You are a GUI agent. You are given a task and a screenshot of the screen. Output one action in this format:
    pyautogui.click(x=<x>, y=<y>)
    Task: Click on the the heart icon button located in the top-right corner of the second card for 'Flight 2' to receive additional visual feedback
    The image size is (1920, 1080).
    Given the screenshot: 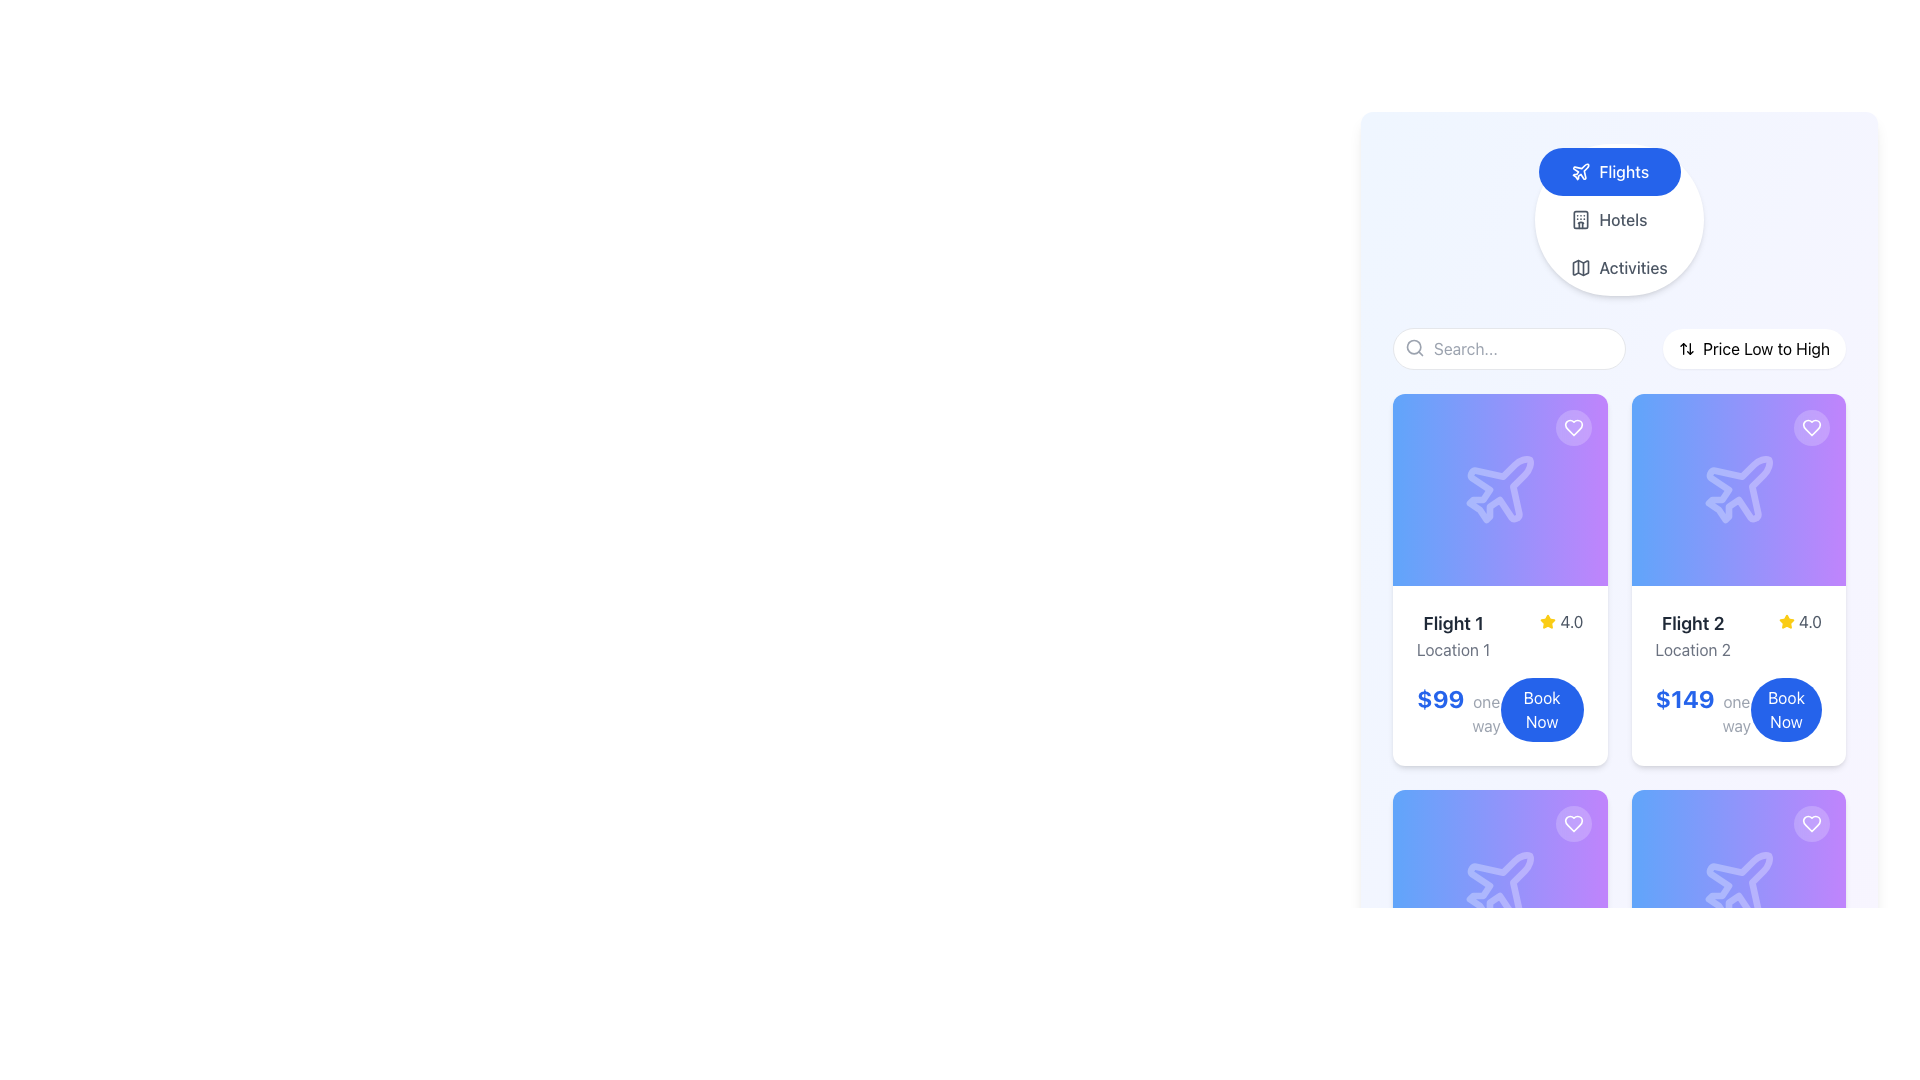 What is the action you would take?
    pyautogui.click(x=1811, y=427)
    